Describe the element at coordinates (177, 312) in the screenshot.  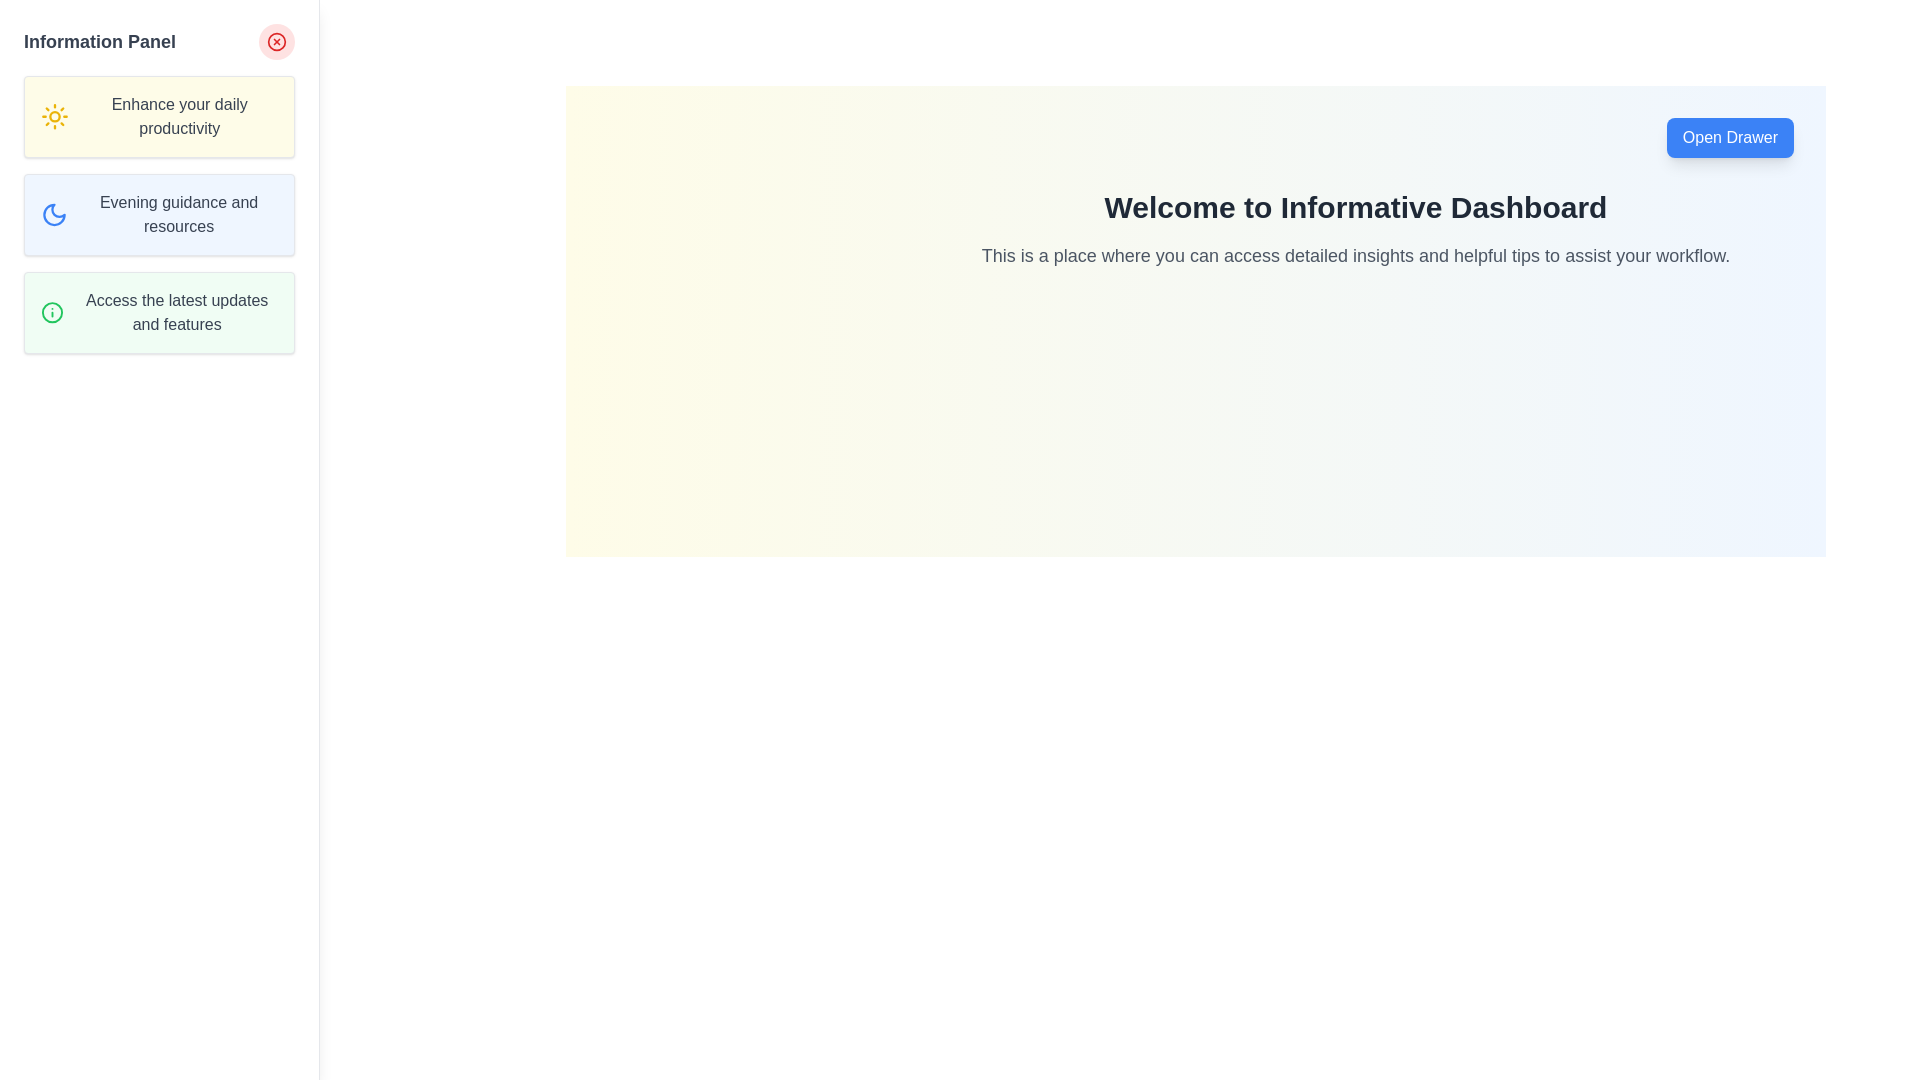
I see `the Static Text element displaying 'Access the latest updates and features' located in the third row of the sidebar within a light green background box` at that location.